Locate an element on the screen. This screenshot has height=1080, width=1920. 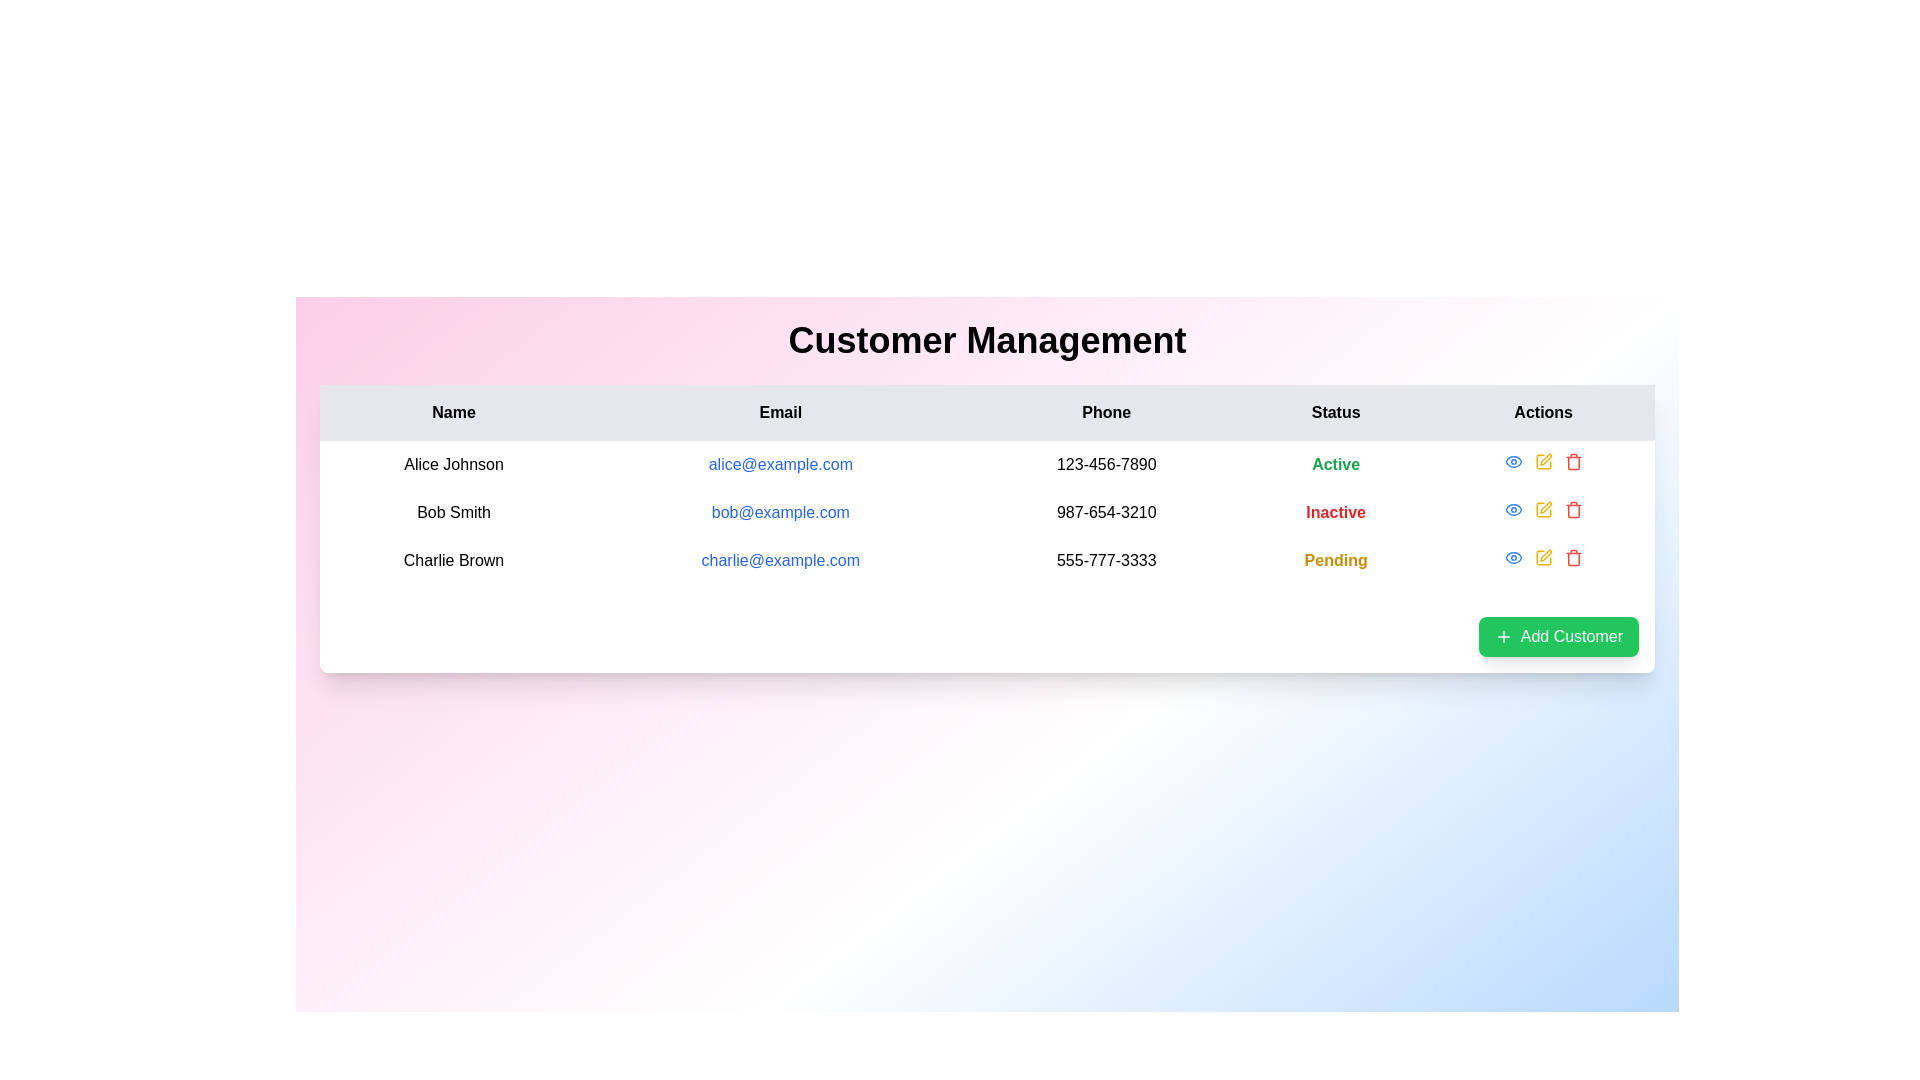
the Text label displaying the individual's name in the first row of the table, which is positioned under the 'Name' column and to the left of the 'Email' column is located at coordinates (453, 465).